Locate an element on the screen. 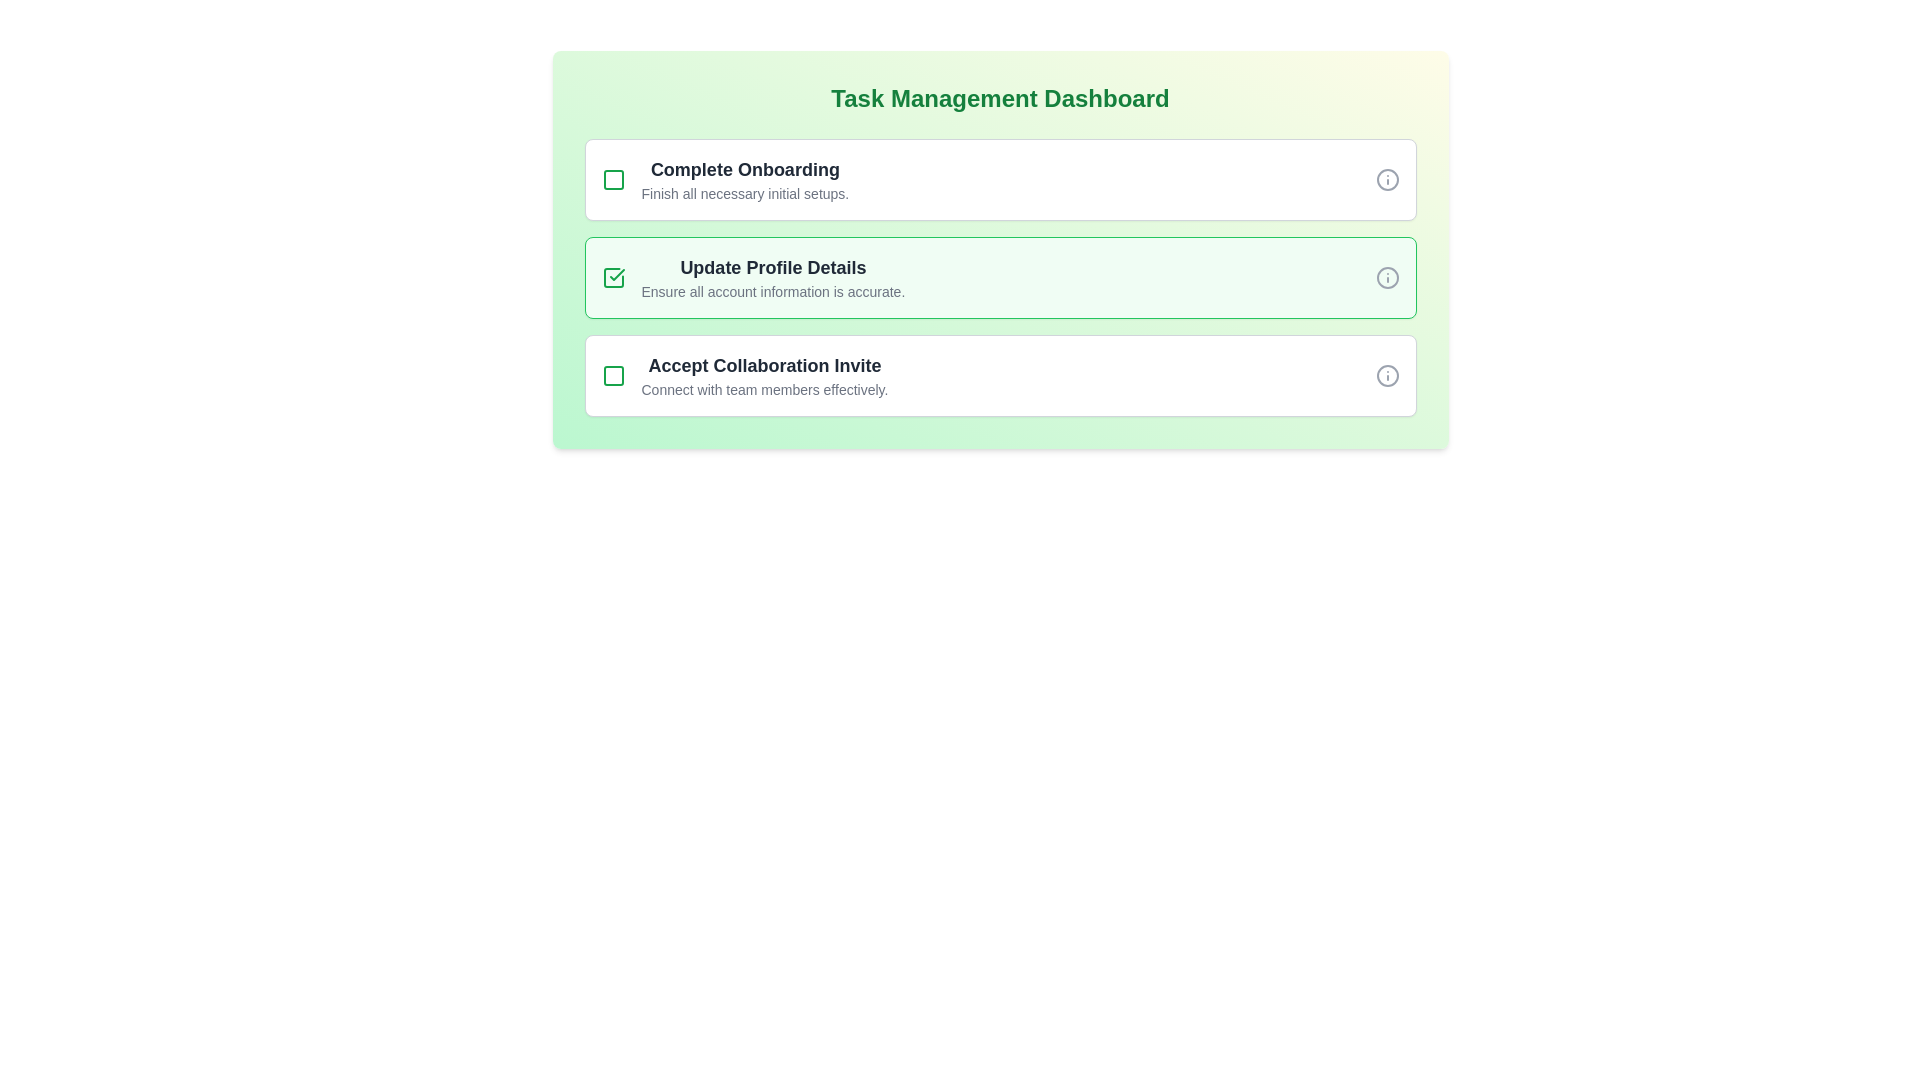  the first icon indicating the completion status of the task 'Complete Onboarding', located is located at coordinates (612, 180).